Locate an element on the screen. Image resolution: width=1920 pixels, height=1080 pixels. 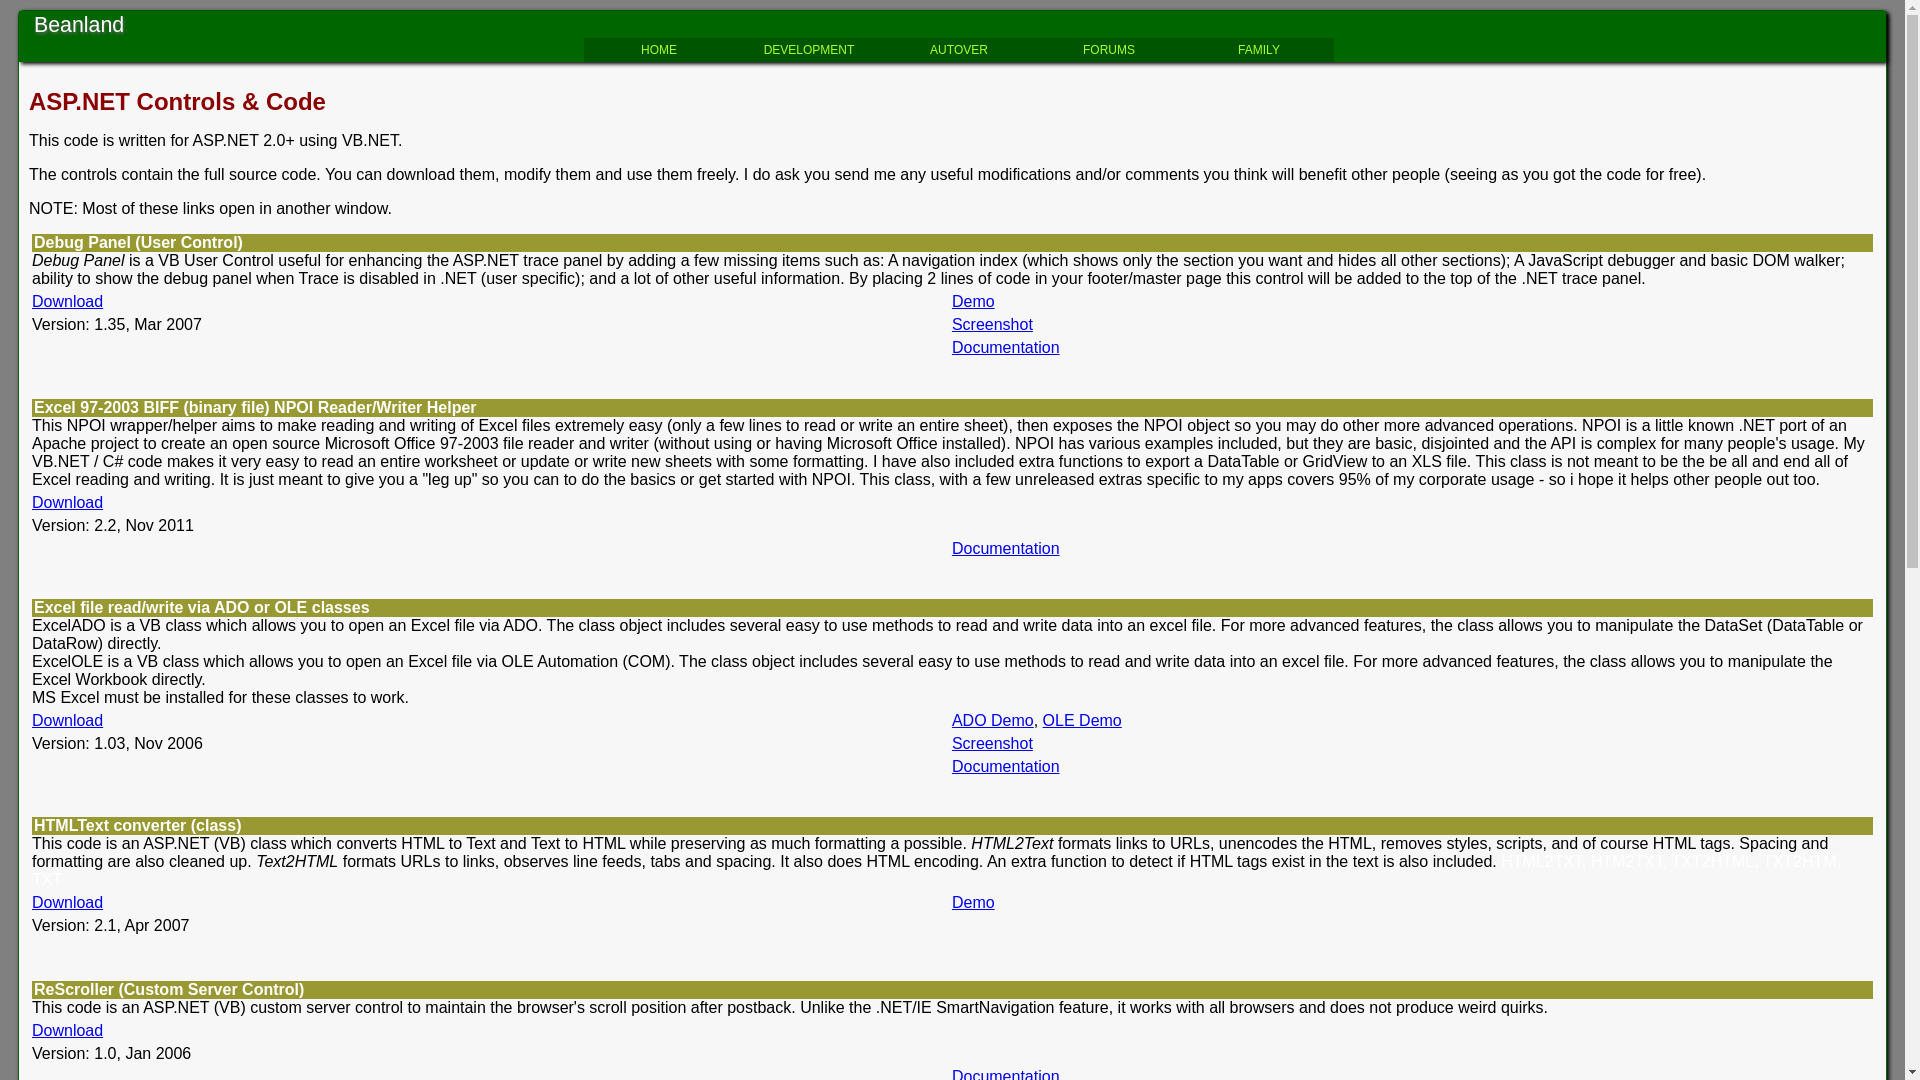
'AUTOVER' is located at coordinates (958, 49).